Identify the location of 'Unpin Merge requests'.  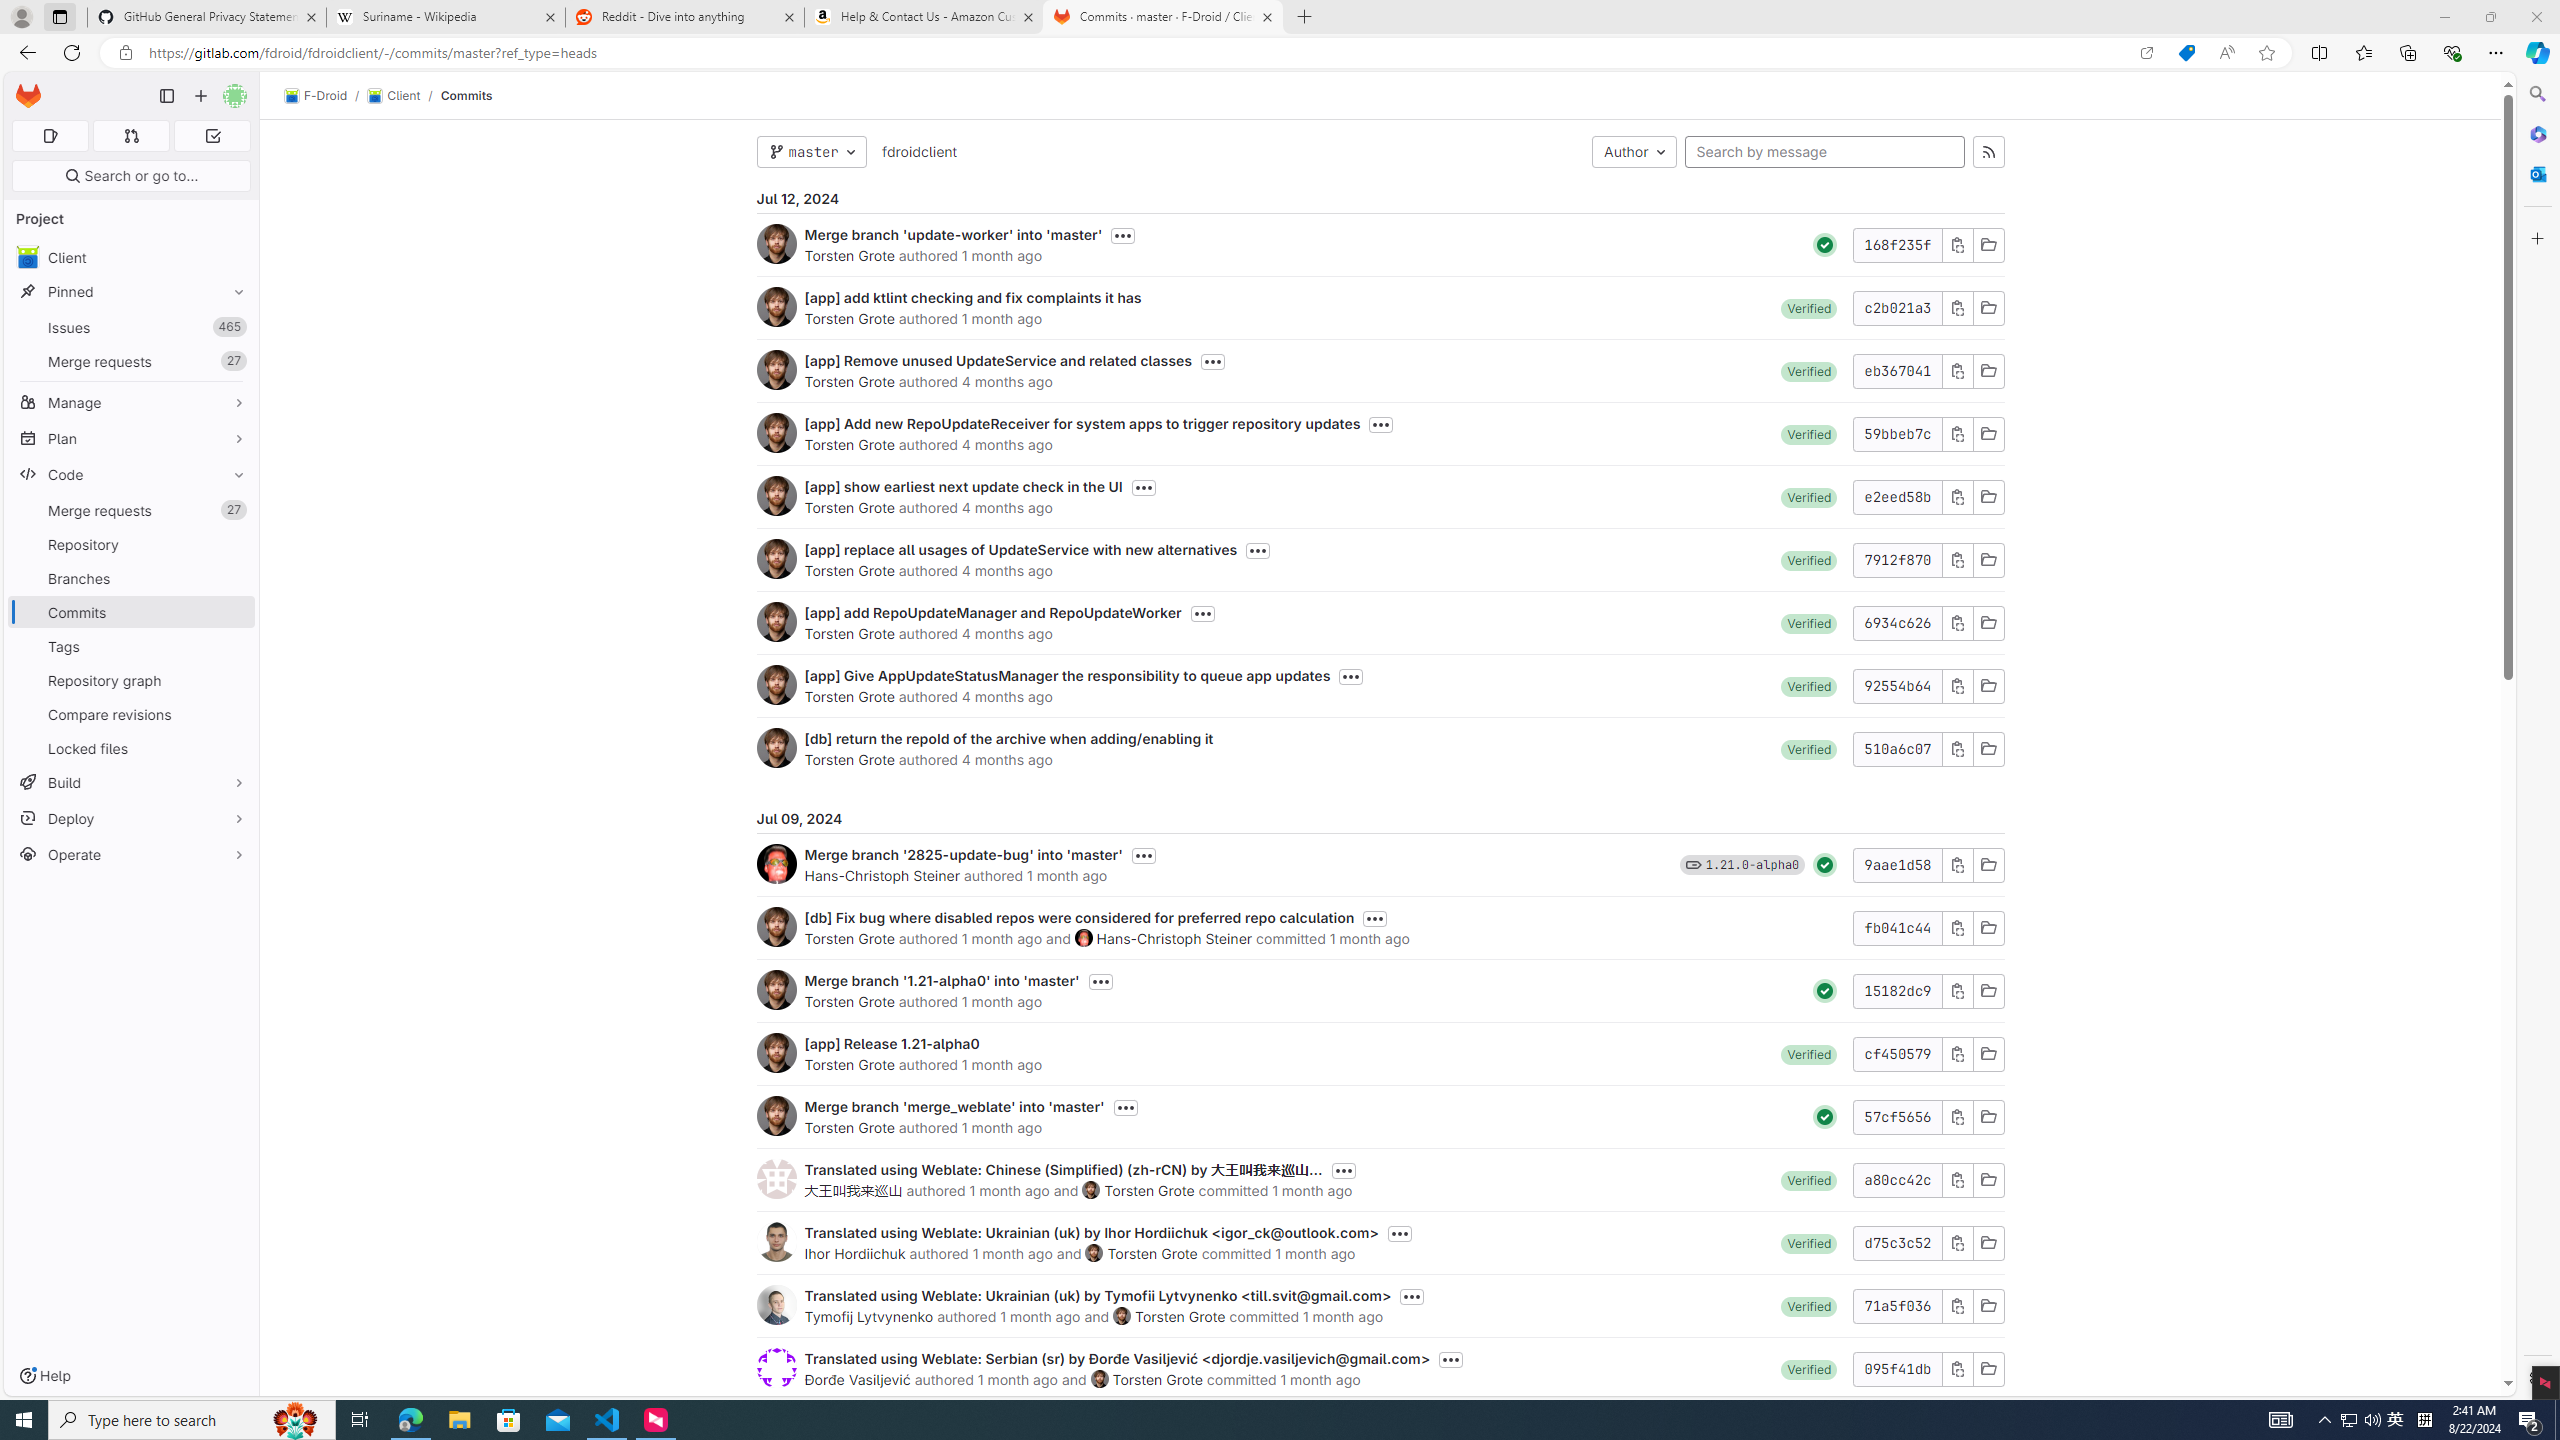
(233, 509).